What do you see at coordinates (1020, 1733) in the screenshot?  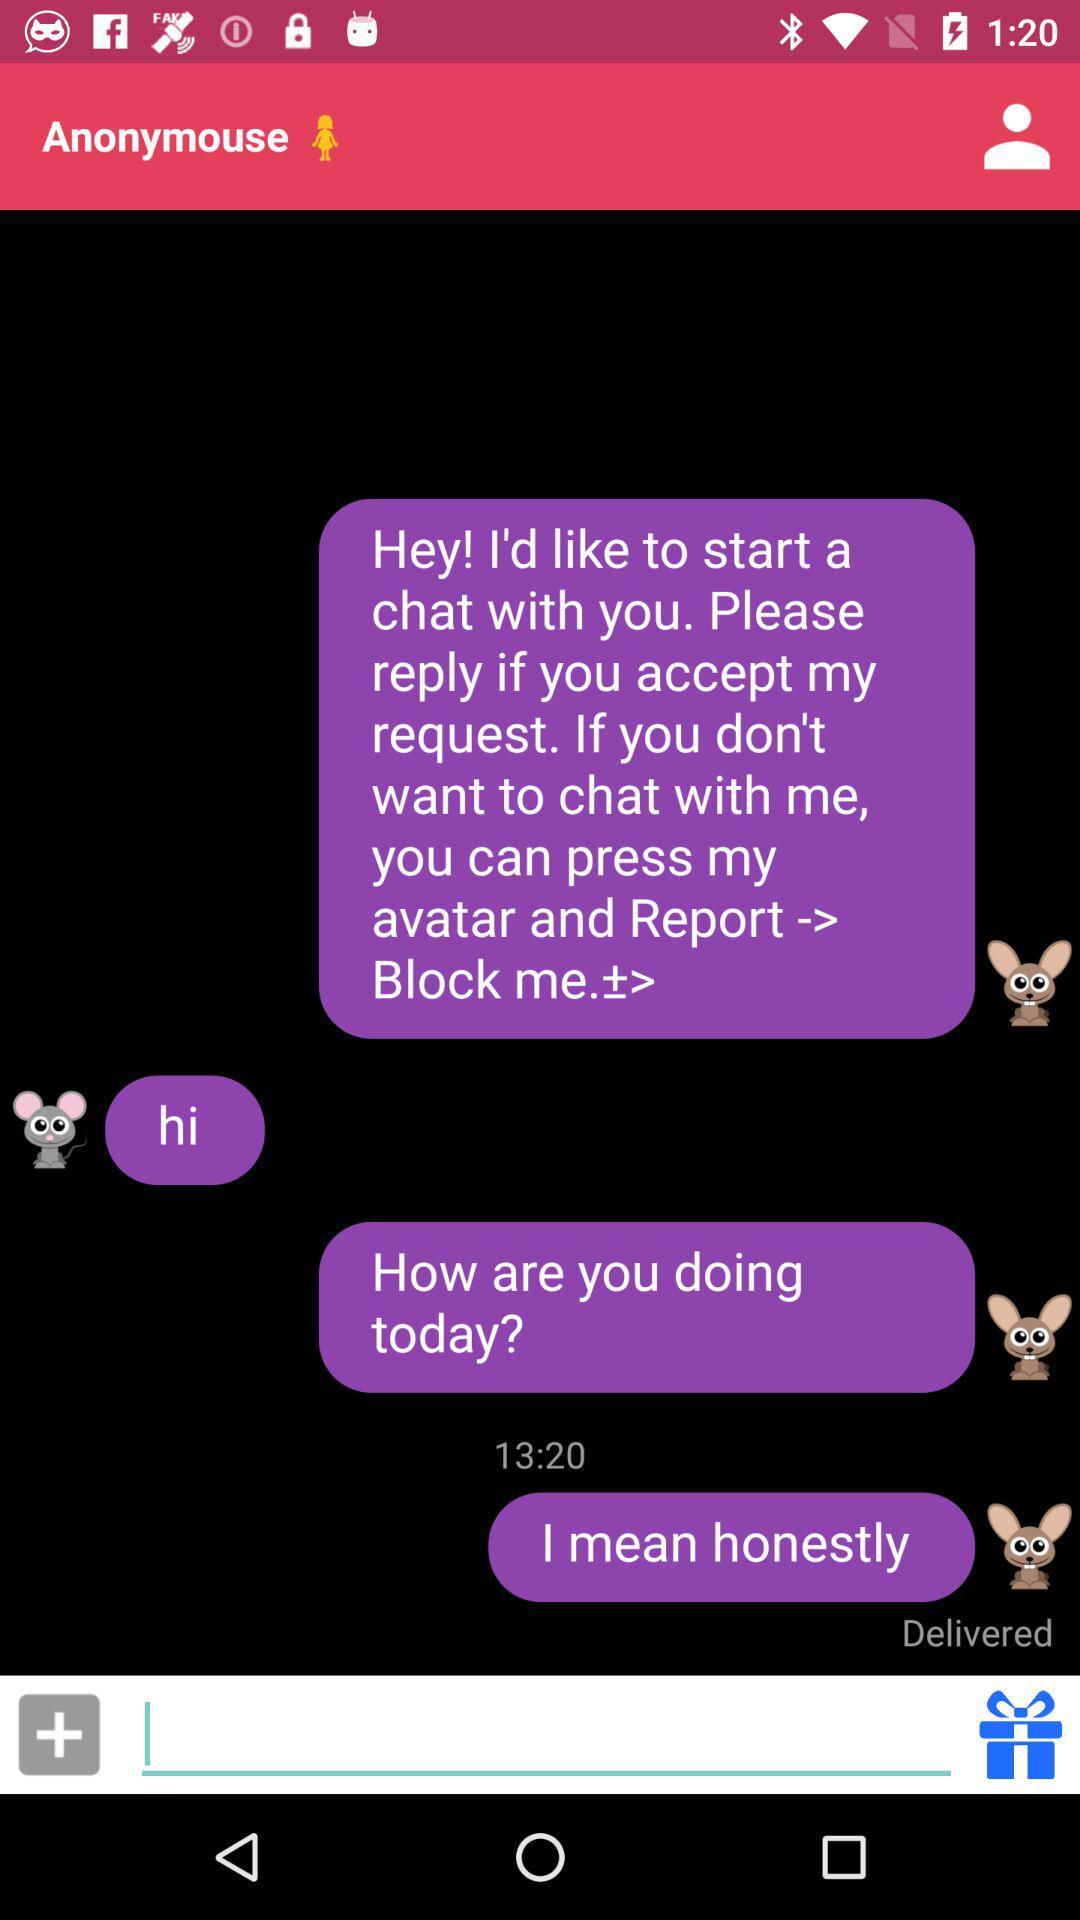 I see `send` at bounding box center [1020, 1733].